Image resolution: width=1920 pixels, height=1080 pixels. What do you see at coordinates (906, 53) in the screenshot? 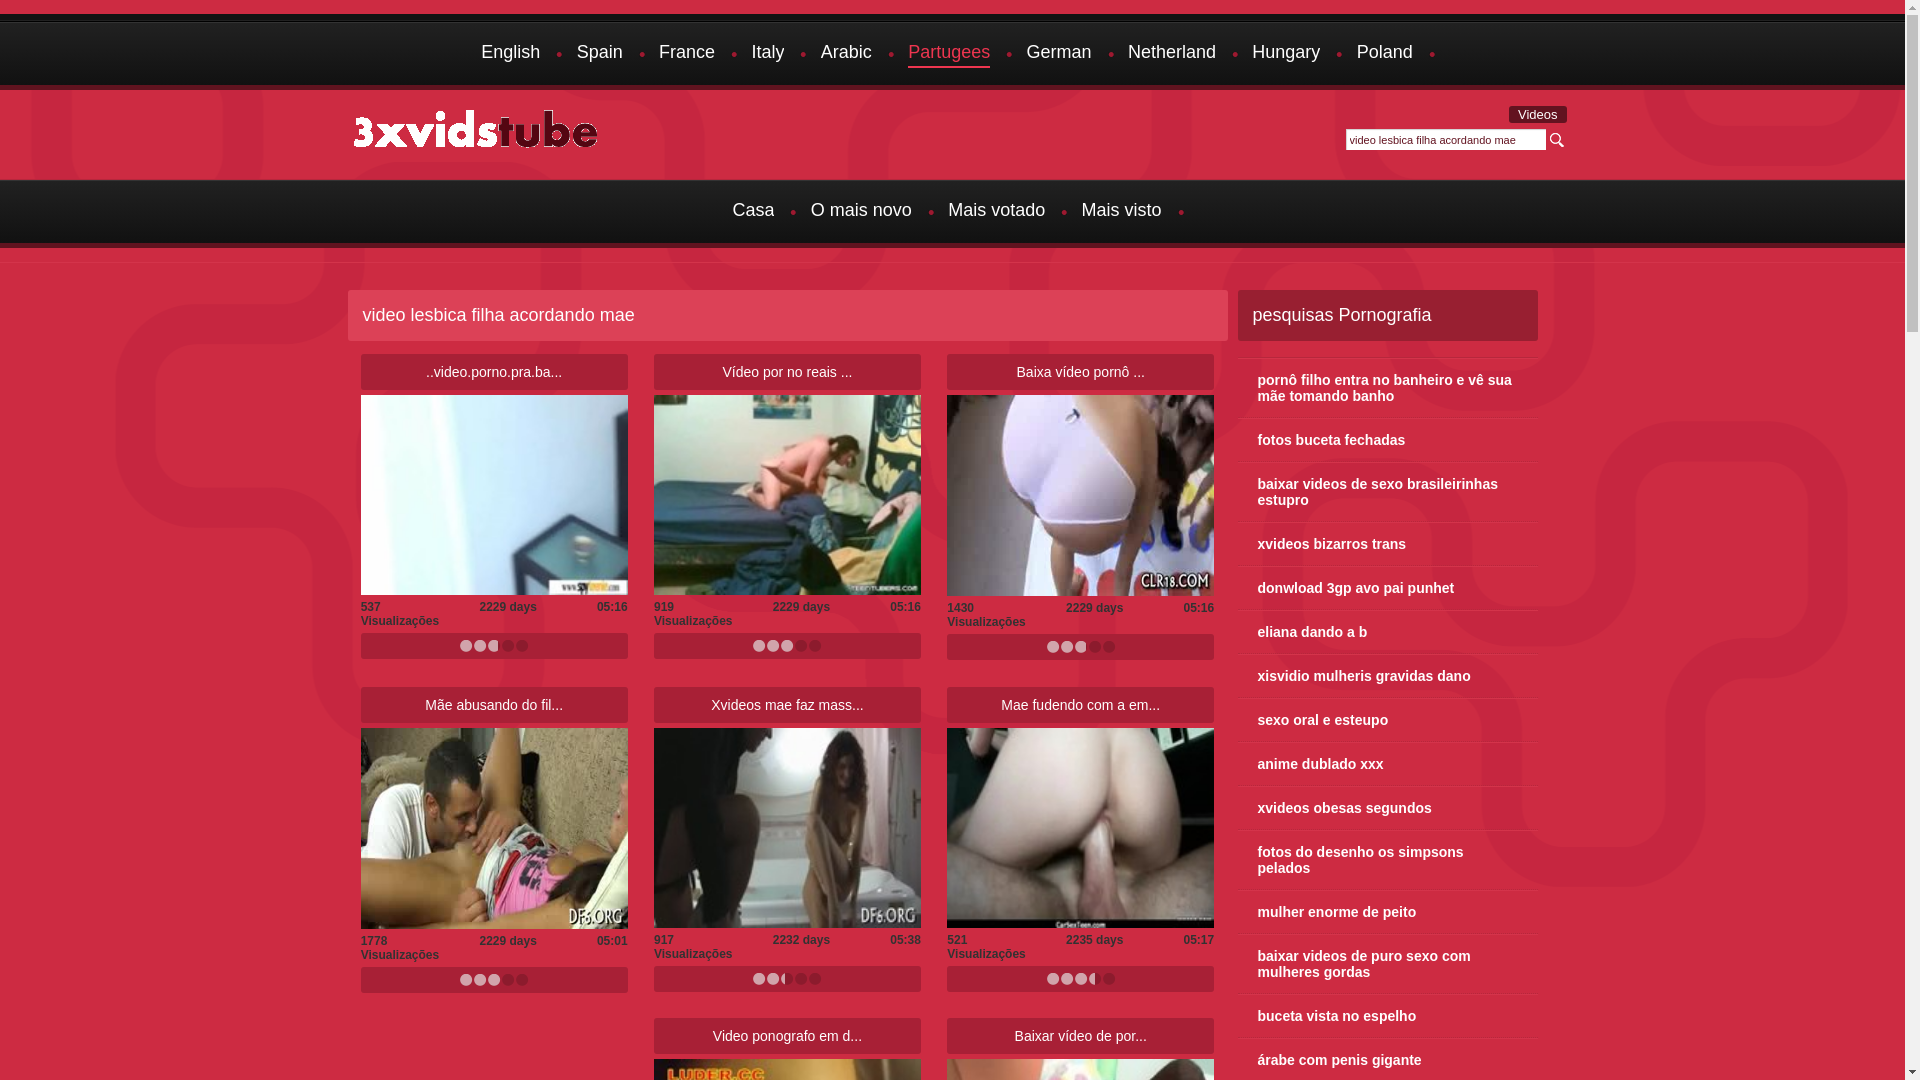
I see `'Partugees'` at bounding box center [906, 53].